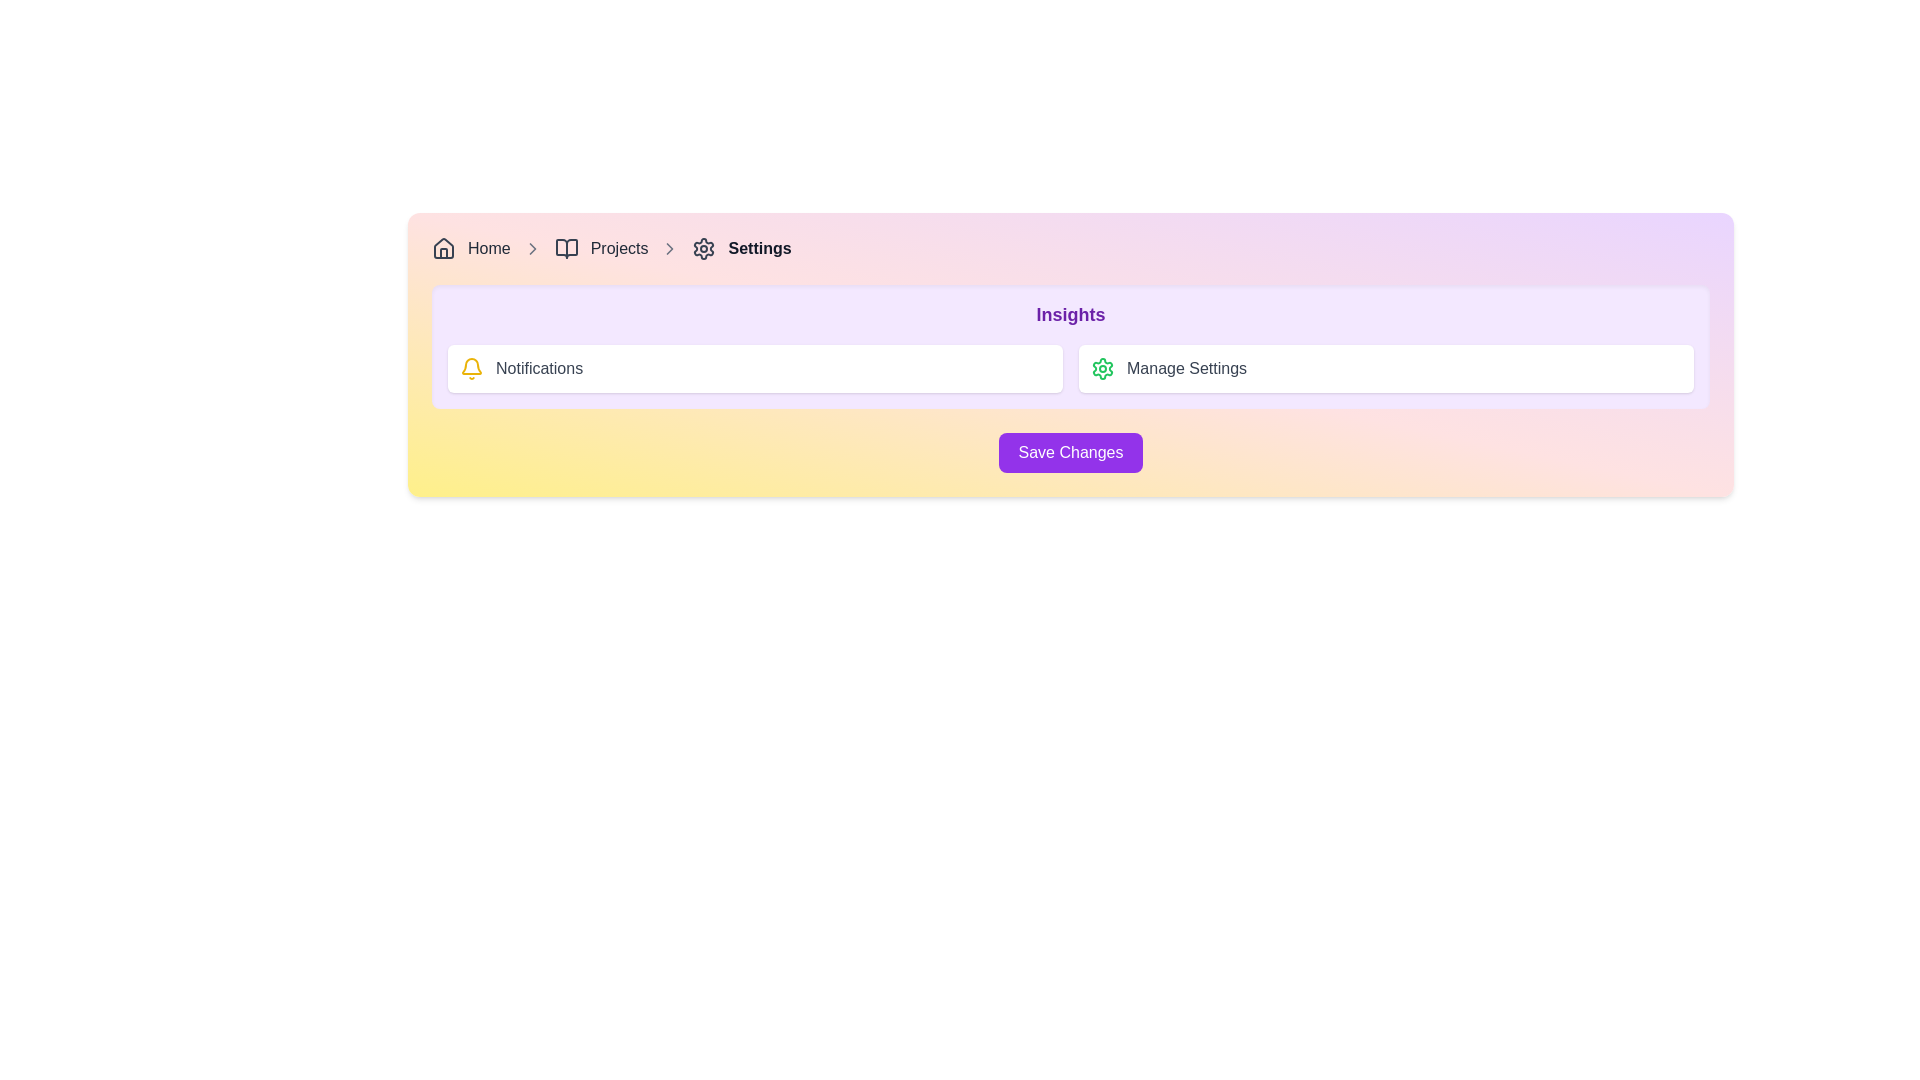 The image size is (1920, 1080). Describe the element at coordinates (565, 248) in the screenshot. I see `the navigation icon for the 'Projects' section located in the top horizontal navigation bar, positioned between a chevron icon and the label text 'Projects'` at that location.